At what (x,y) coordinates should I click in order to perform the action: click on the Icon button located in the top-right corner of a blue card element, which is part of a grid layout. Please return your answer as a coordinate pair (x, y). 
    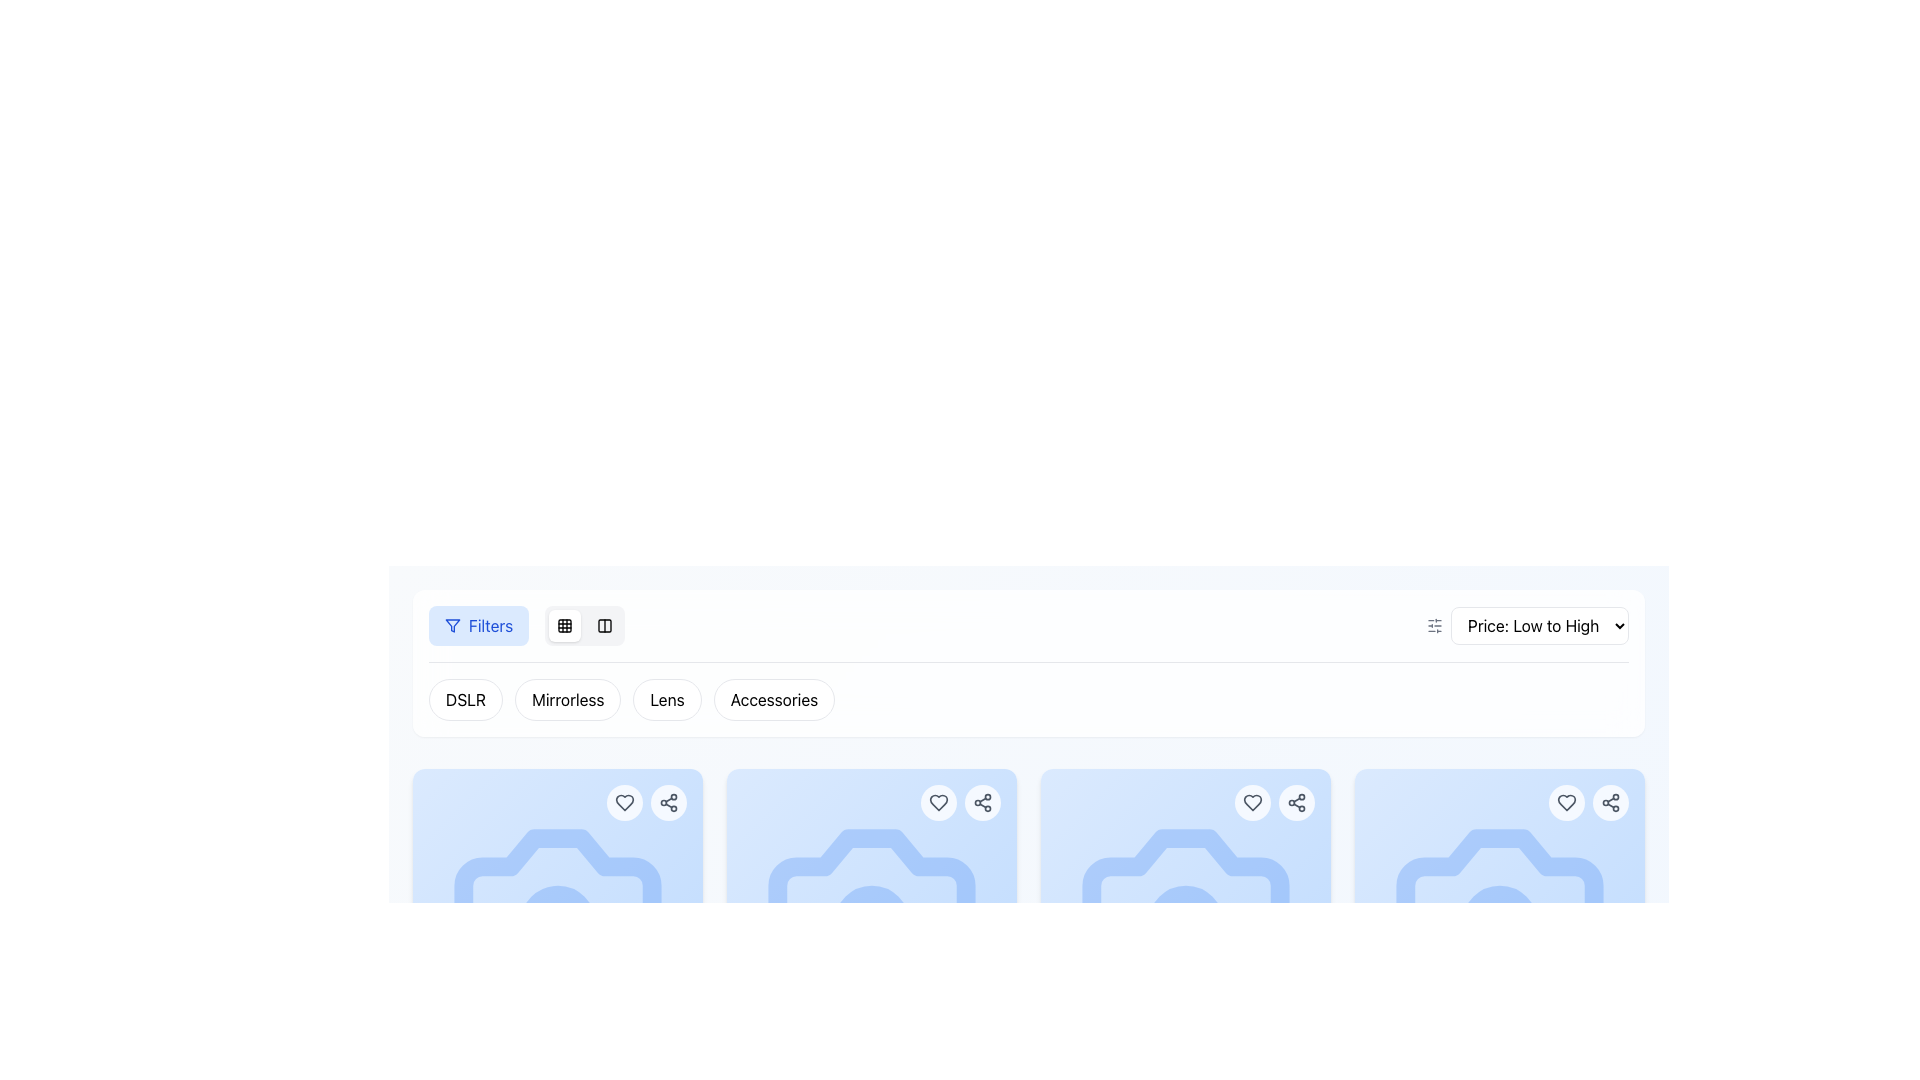
    Looking at the image, I should click on (1565, 801).